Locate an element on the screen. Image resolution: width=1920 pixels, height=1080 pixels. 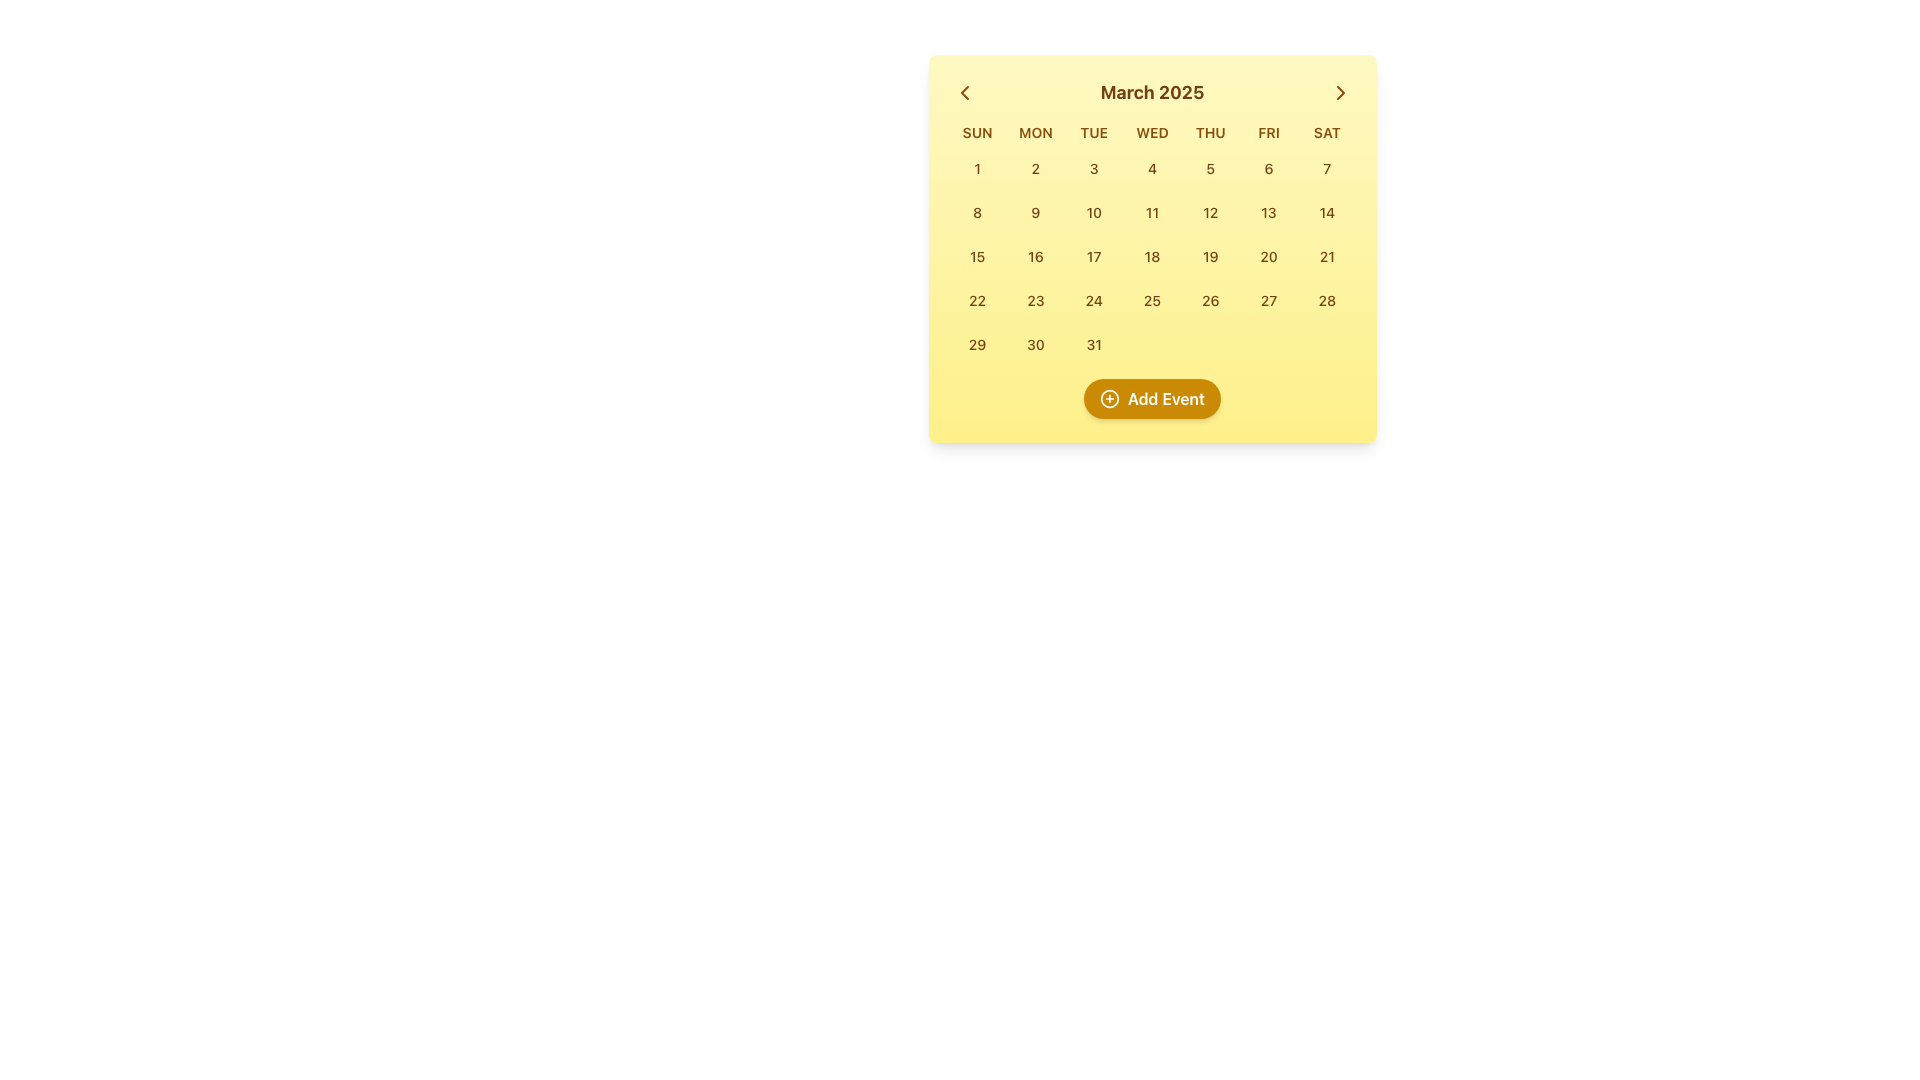
the 'THU' text label, which is a three-letter day abbreviation in a bold, dark brown font, positioned in the fifth column of a seven-column grid at the top of the calendar layout is located at coordinates (1209, 132).